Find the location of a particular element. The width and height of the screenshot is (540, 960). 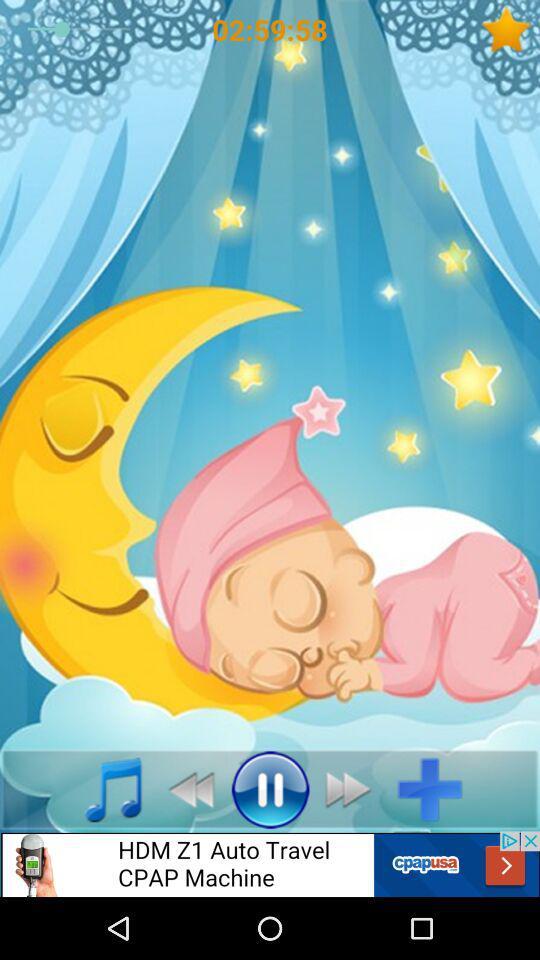

previous audio is located at coordinates (185, 789).